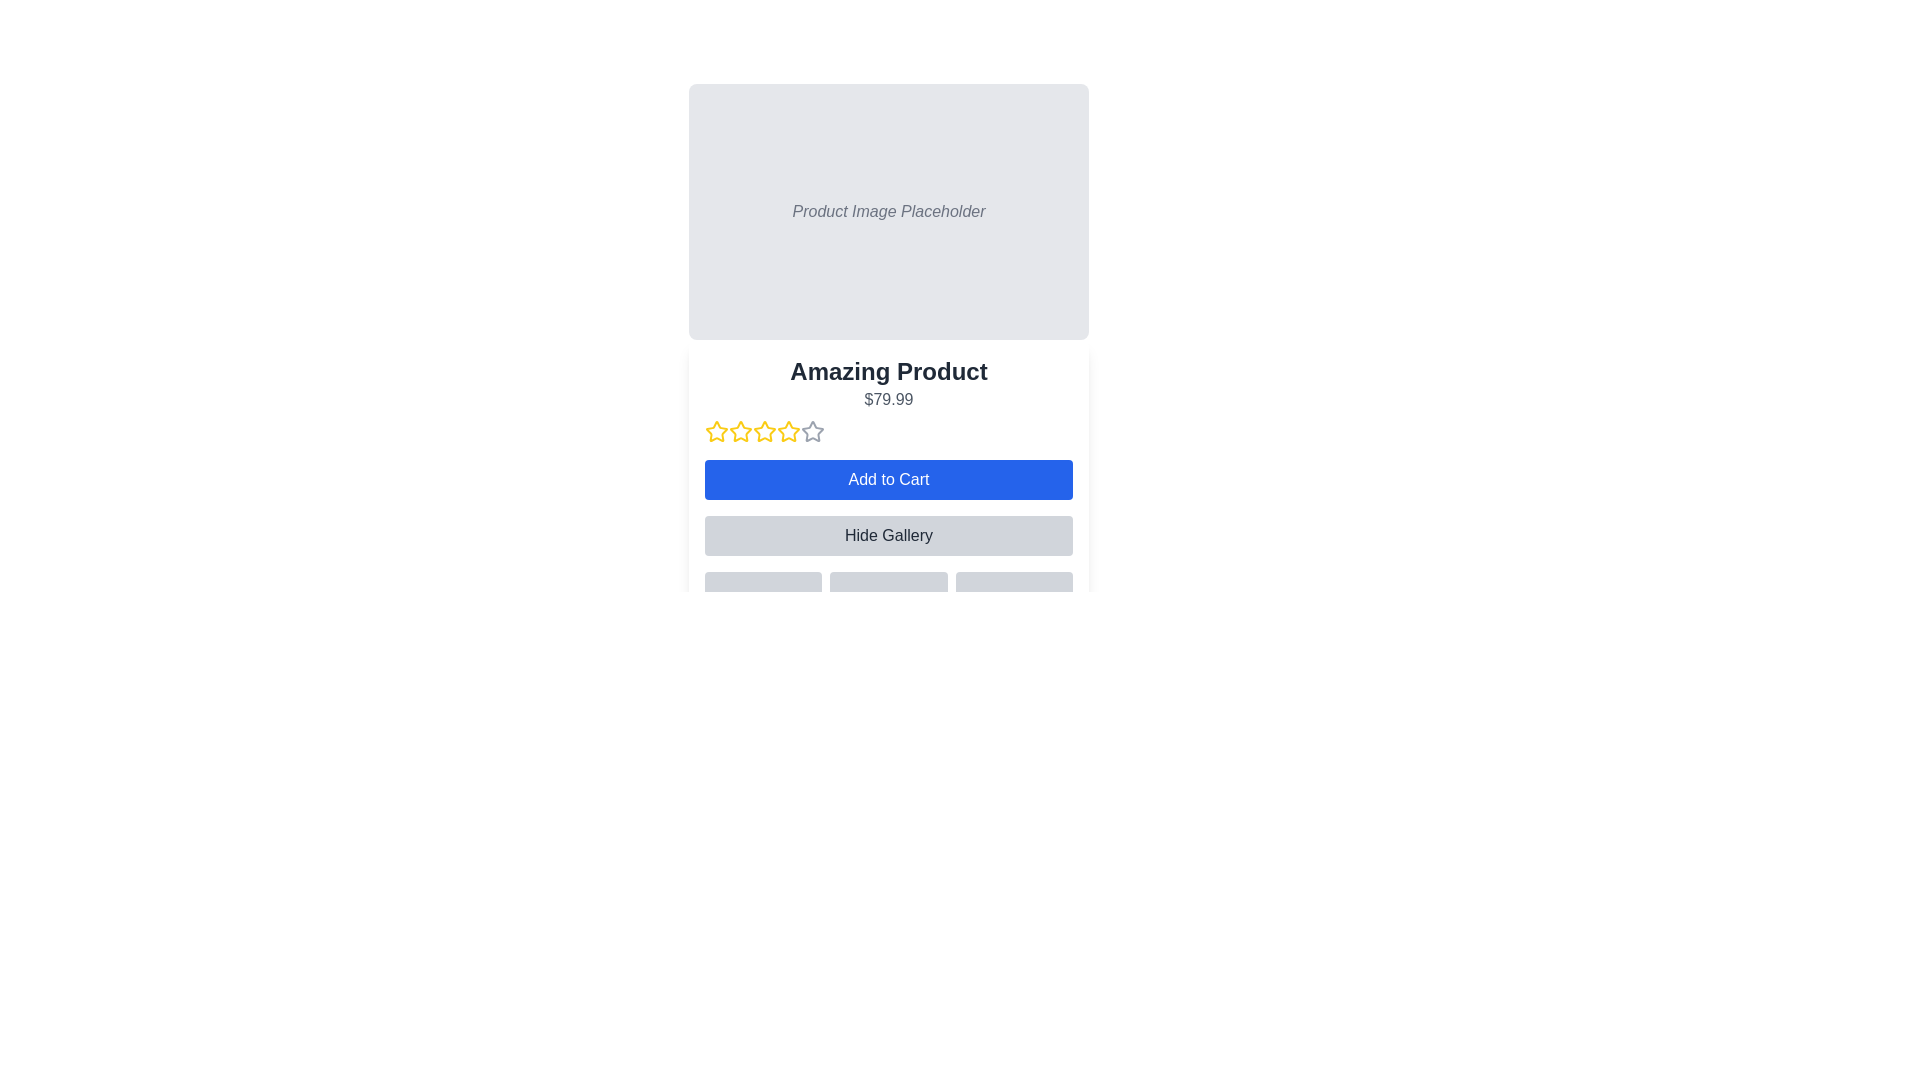 Image resolution: width=1920 pixels, height=1080 pixels. I want to click on the image placeholder located at the top section of the product card layout, directly above the product title and price information, so click(887, 212).